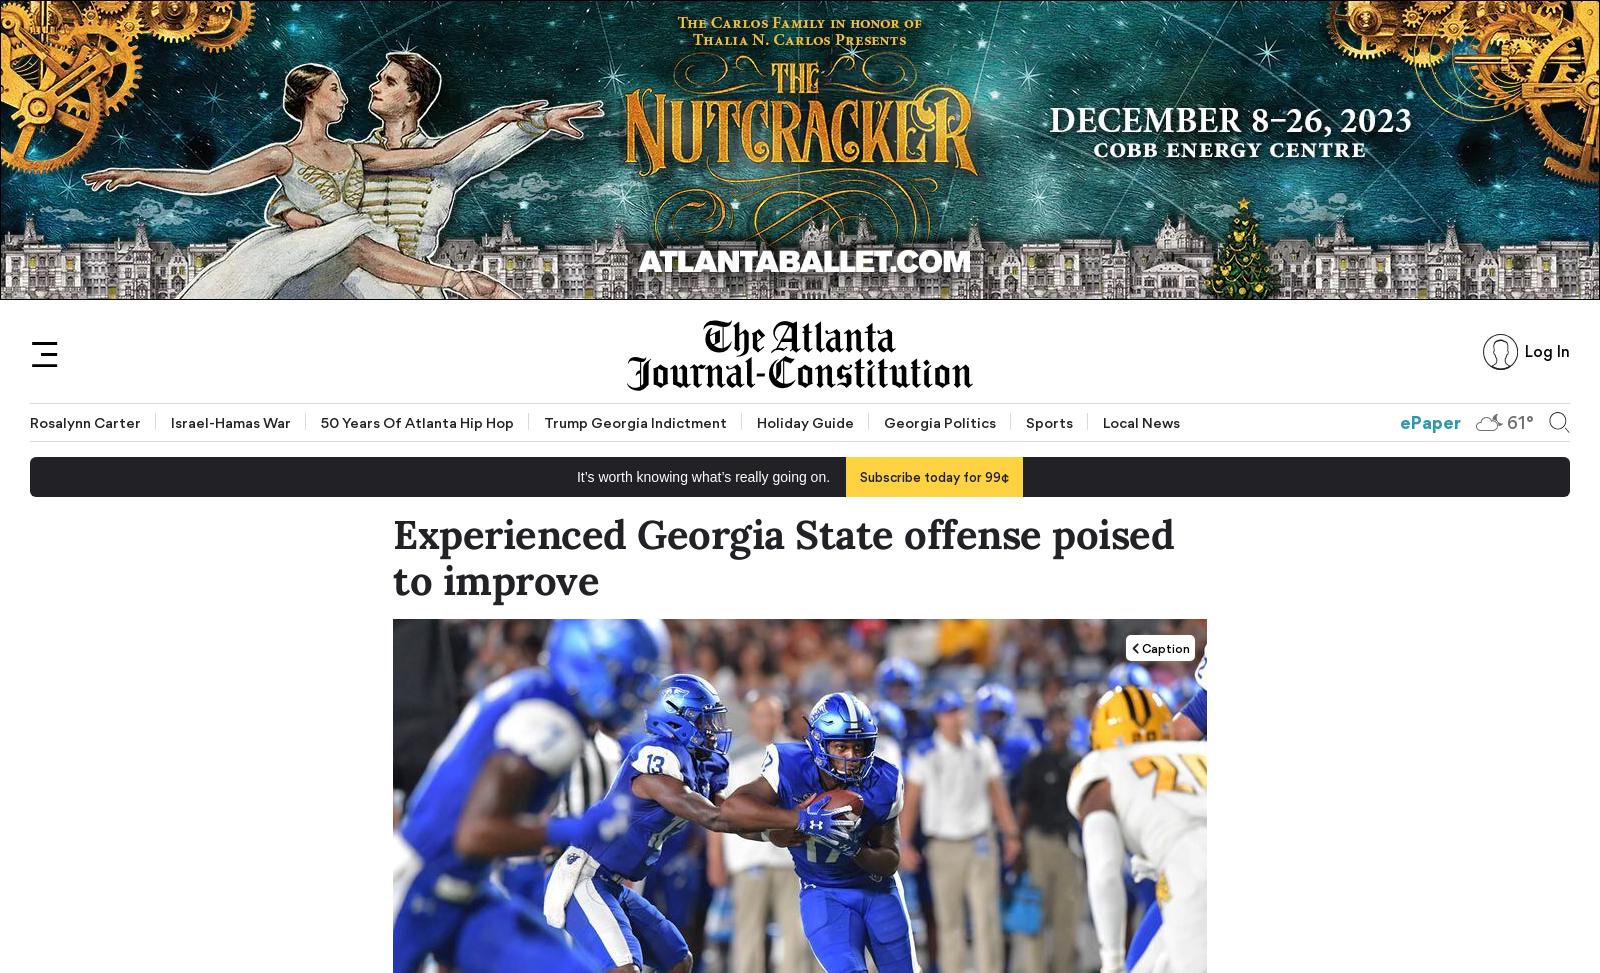 Image resolution: width=1600 pixels, height=973 pixels. Describe the element at coordinates (416, 422) in the screenshot. I see `'50 Years of Atlanta Hip Hop'` at that location.